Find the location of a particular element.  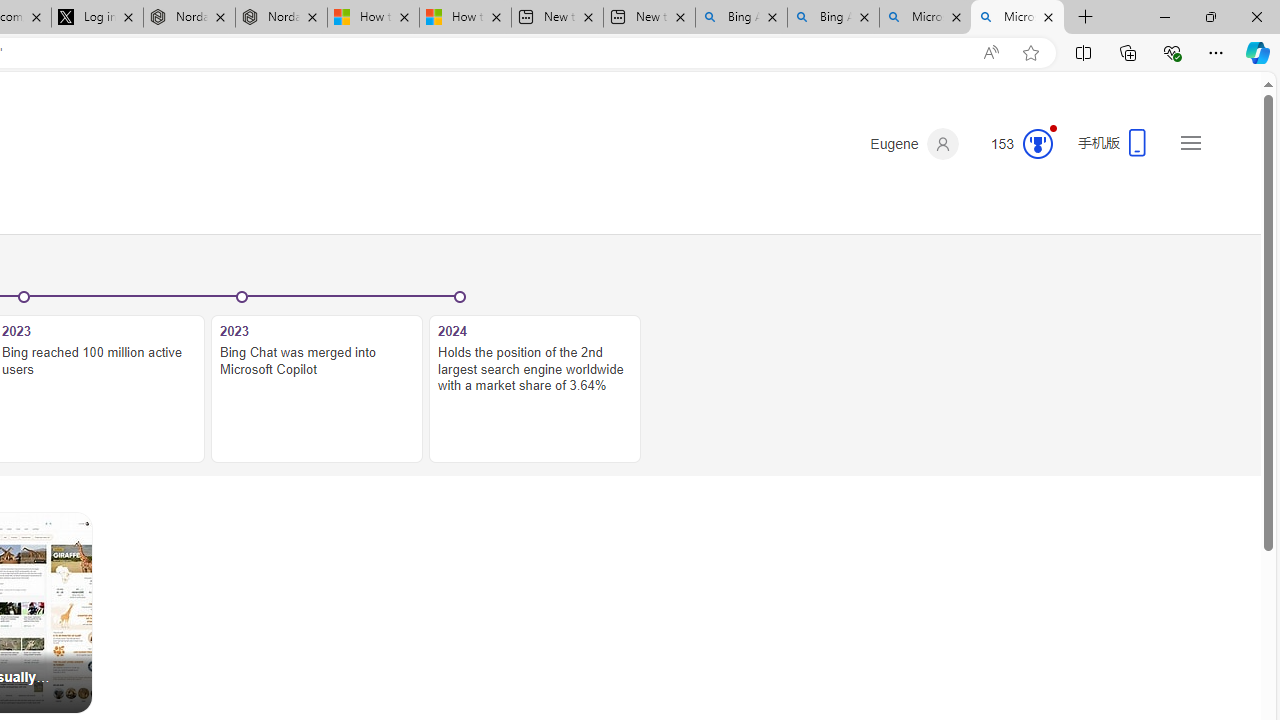

'Eugene' is located at coordinates (913, 143).